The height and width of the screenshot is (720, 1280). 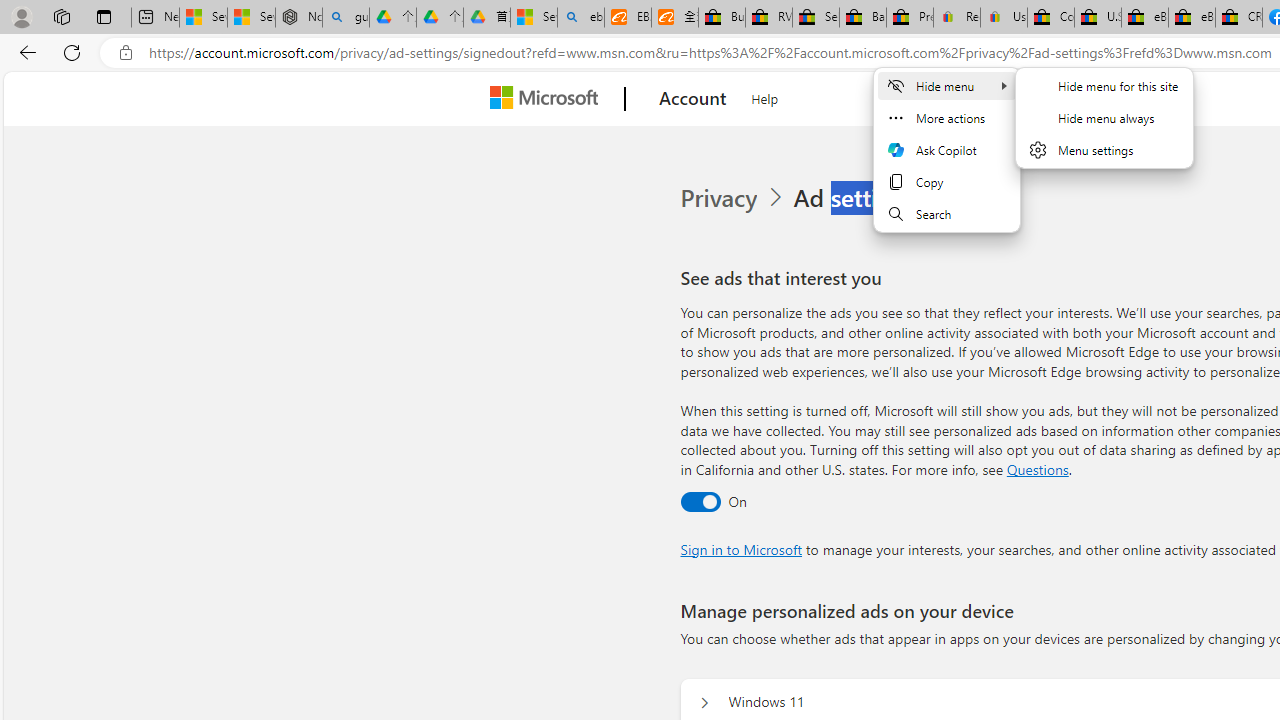 What do you see at coordinates (1103, 85) in the screenshot?
I see `'Hide menu for this site'` at bounding box center [1103, 85].